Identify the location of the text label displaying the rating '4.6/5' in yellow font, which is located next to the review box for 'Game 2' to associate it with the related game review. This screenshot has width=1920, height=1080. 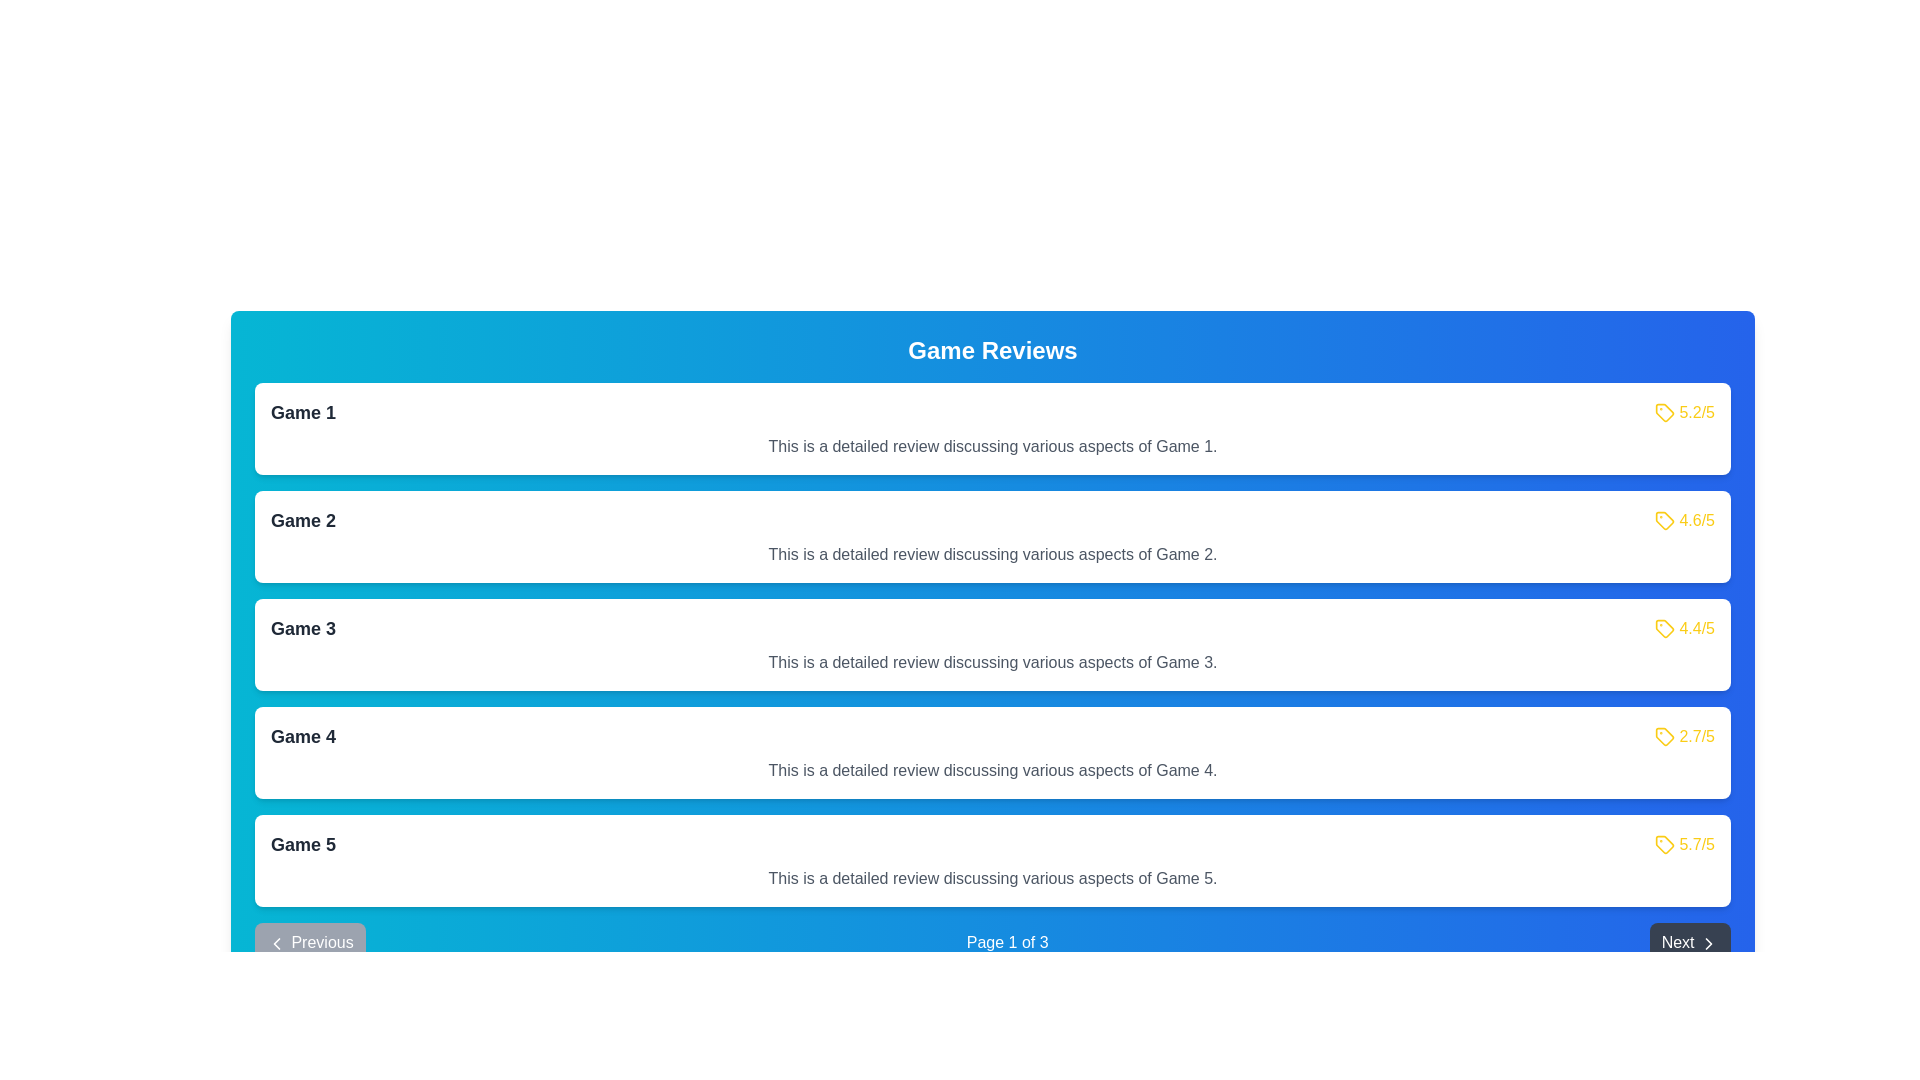
(1696, 519).